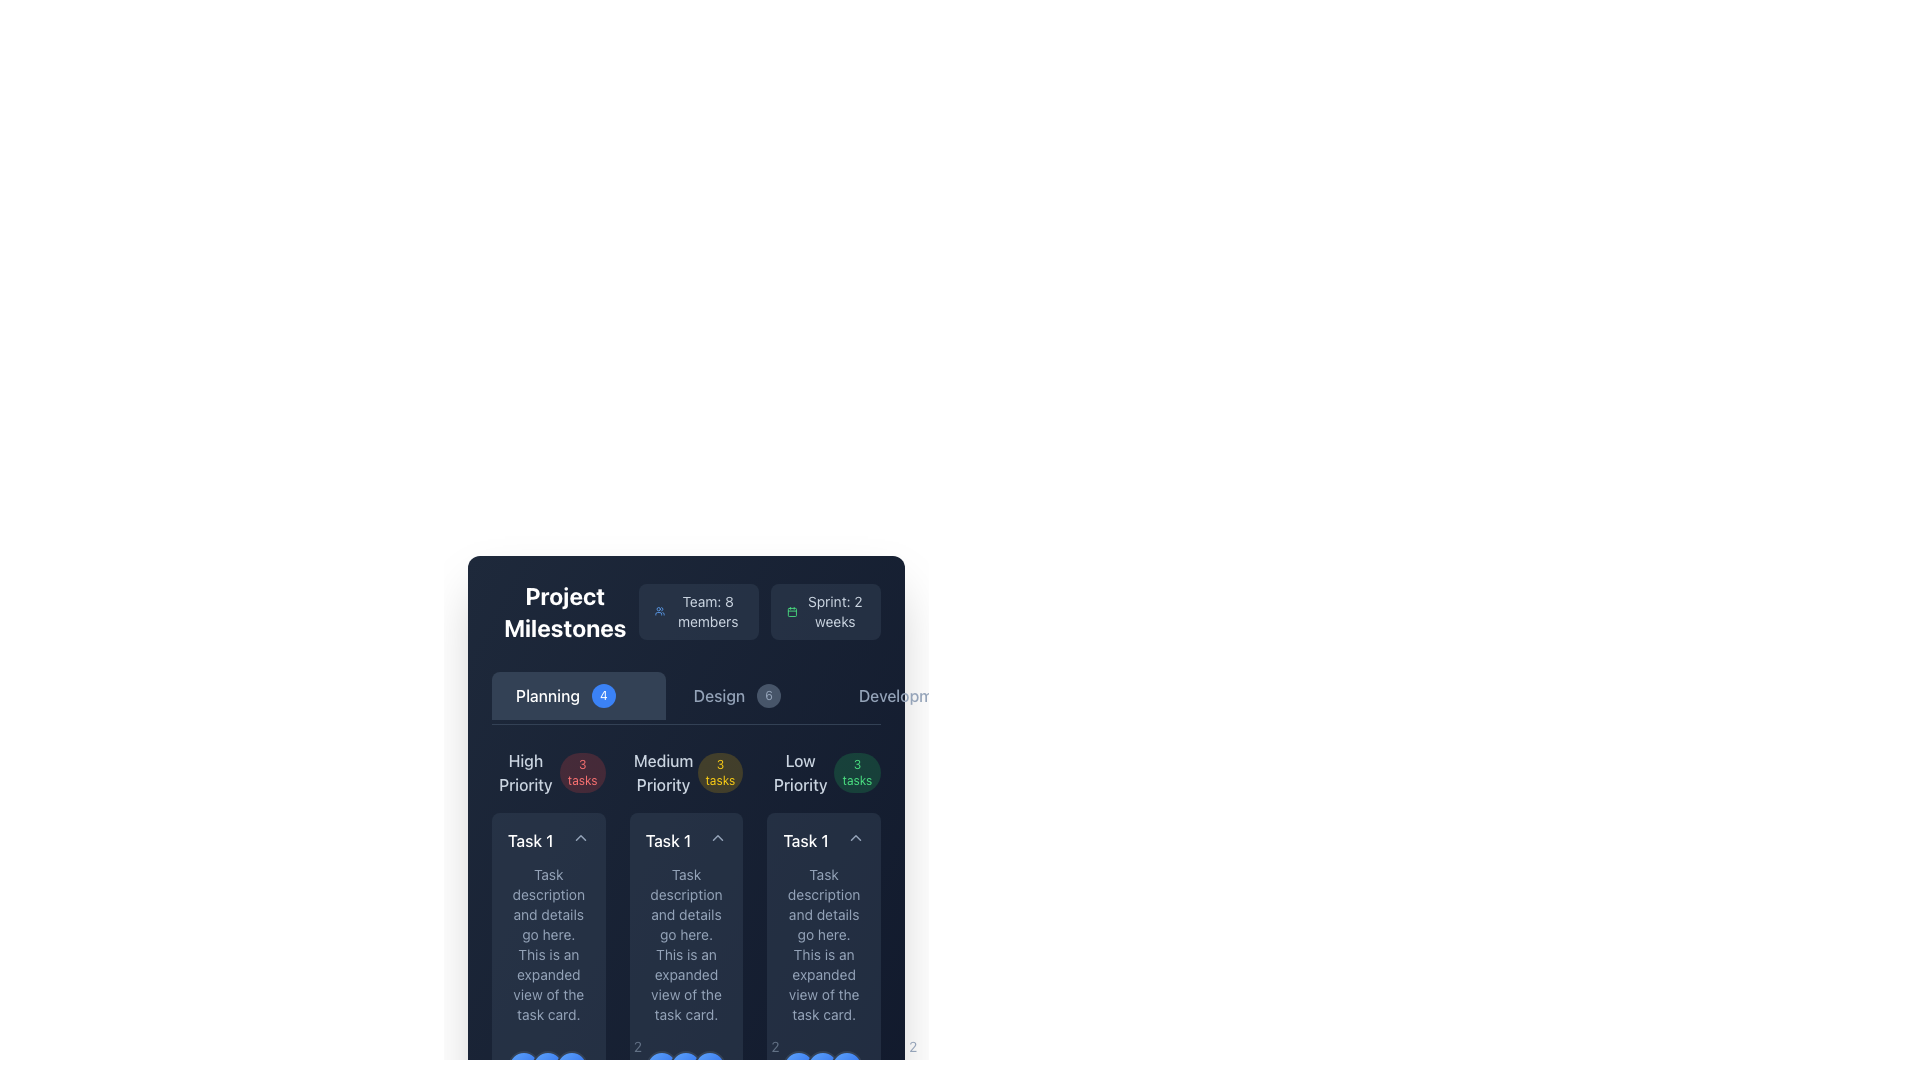 The image size is (1920, 1080). Describe the element at coordinates (791, 611) in the screenshot. I see `the green calendar icon located to the left of the text 'Sprint: 2 weeks' in the upper section of the main content area` at that location.